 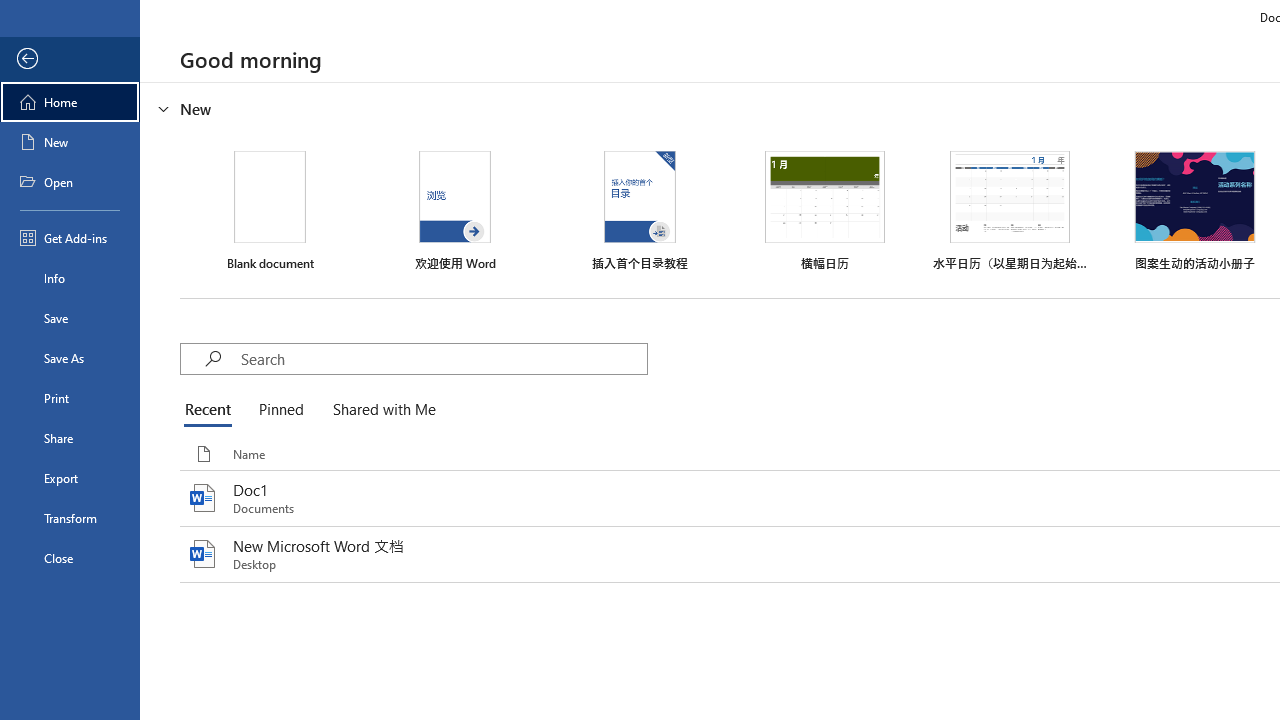 I want to click on 'Pinned', so click(x=279, y=410).